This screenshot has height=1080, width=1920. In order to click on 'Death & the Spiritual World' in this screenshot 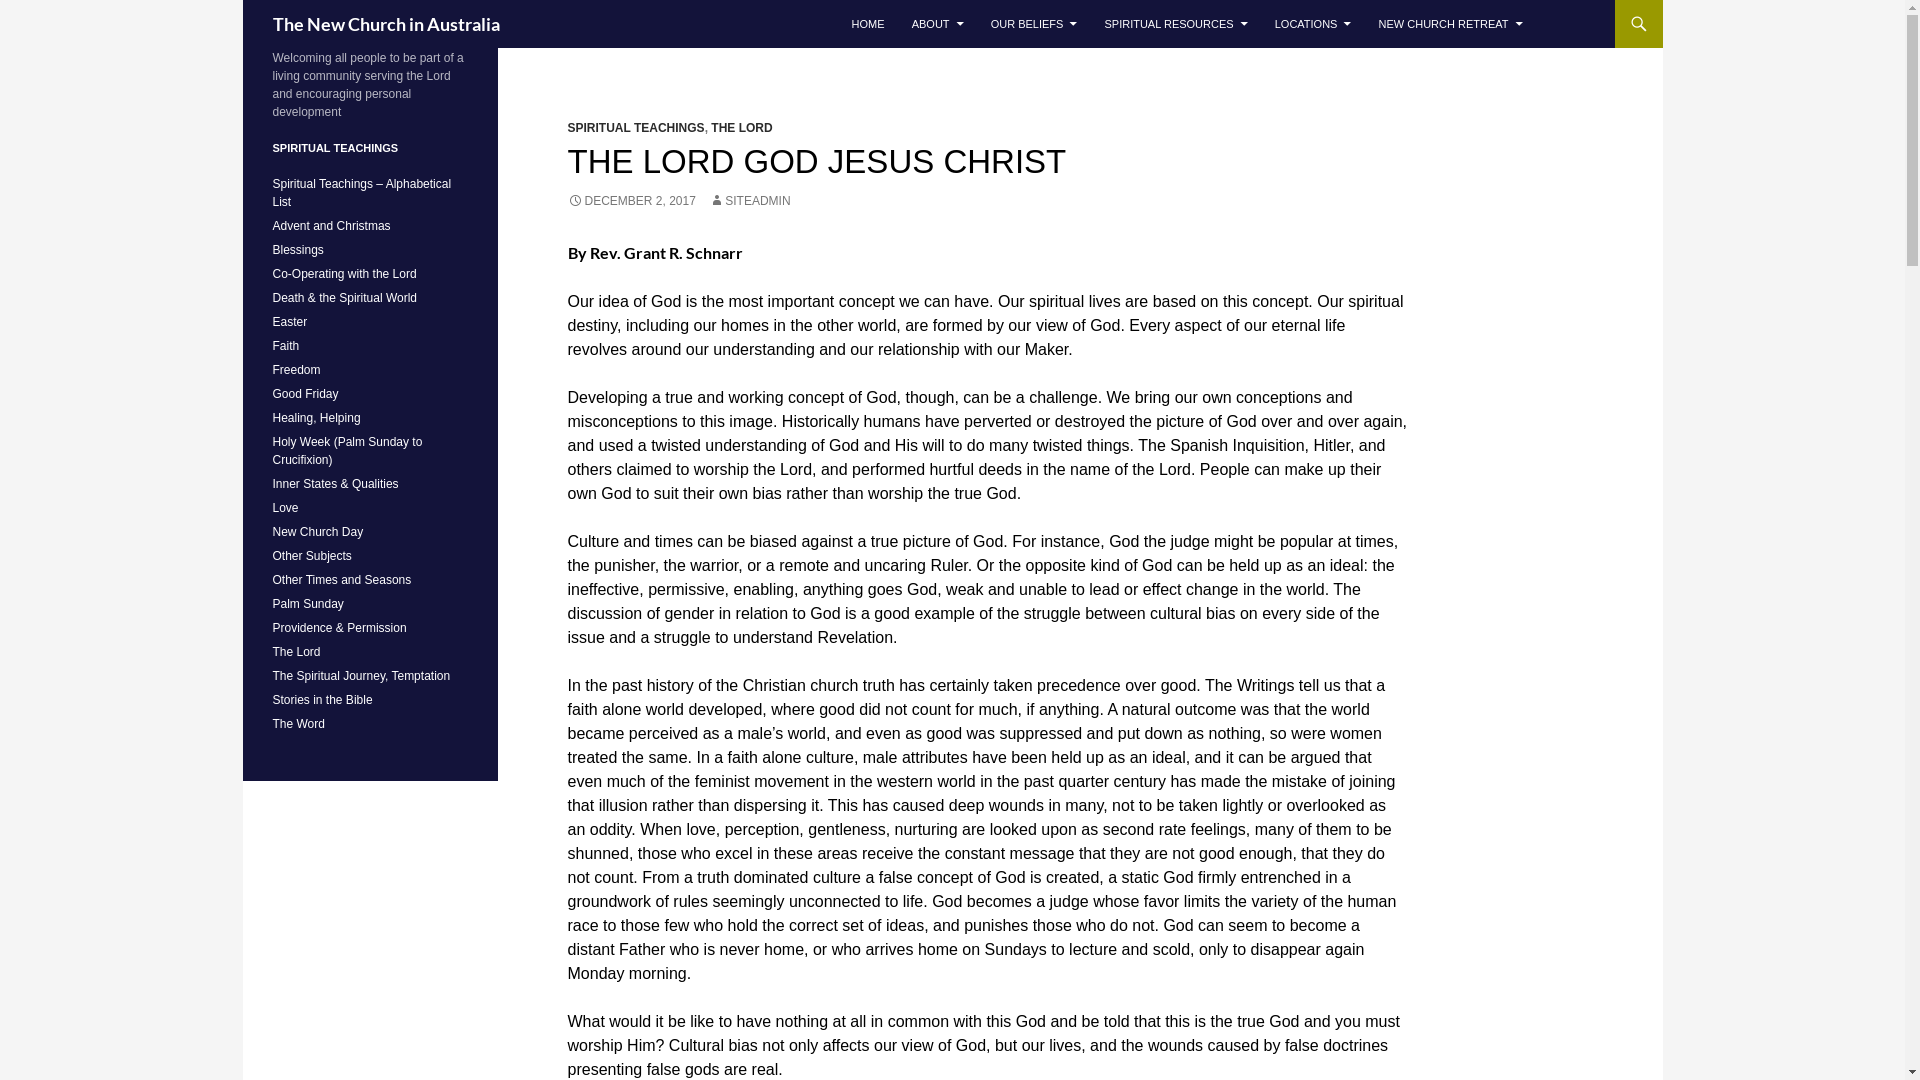, I will do `click(344, 297)`.